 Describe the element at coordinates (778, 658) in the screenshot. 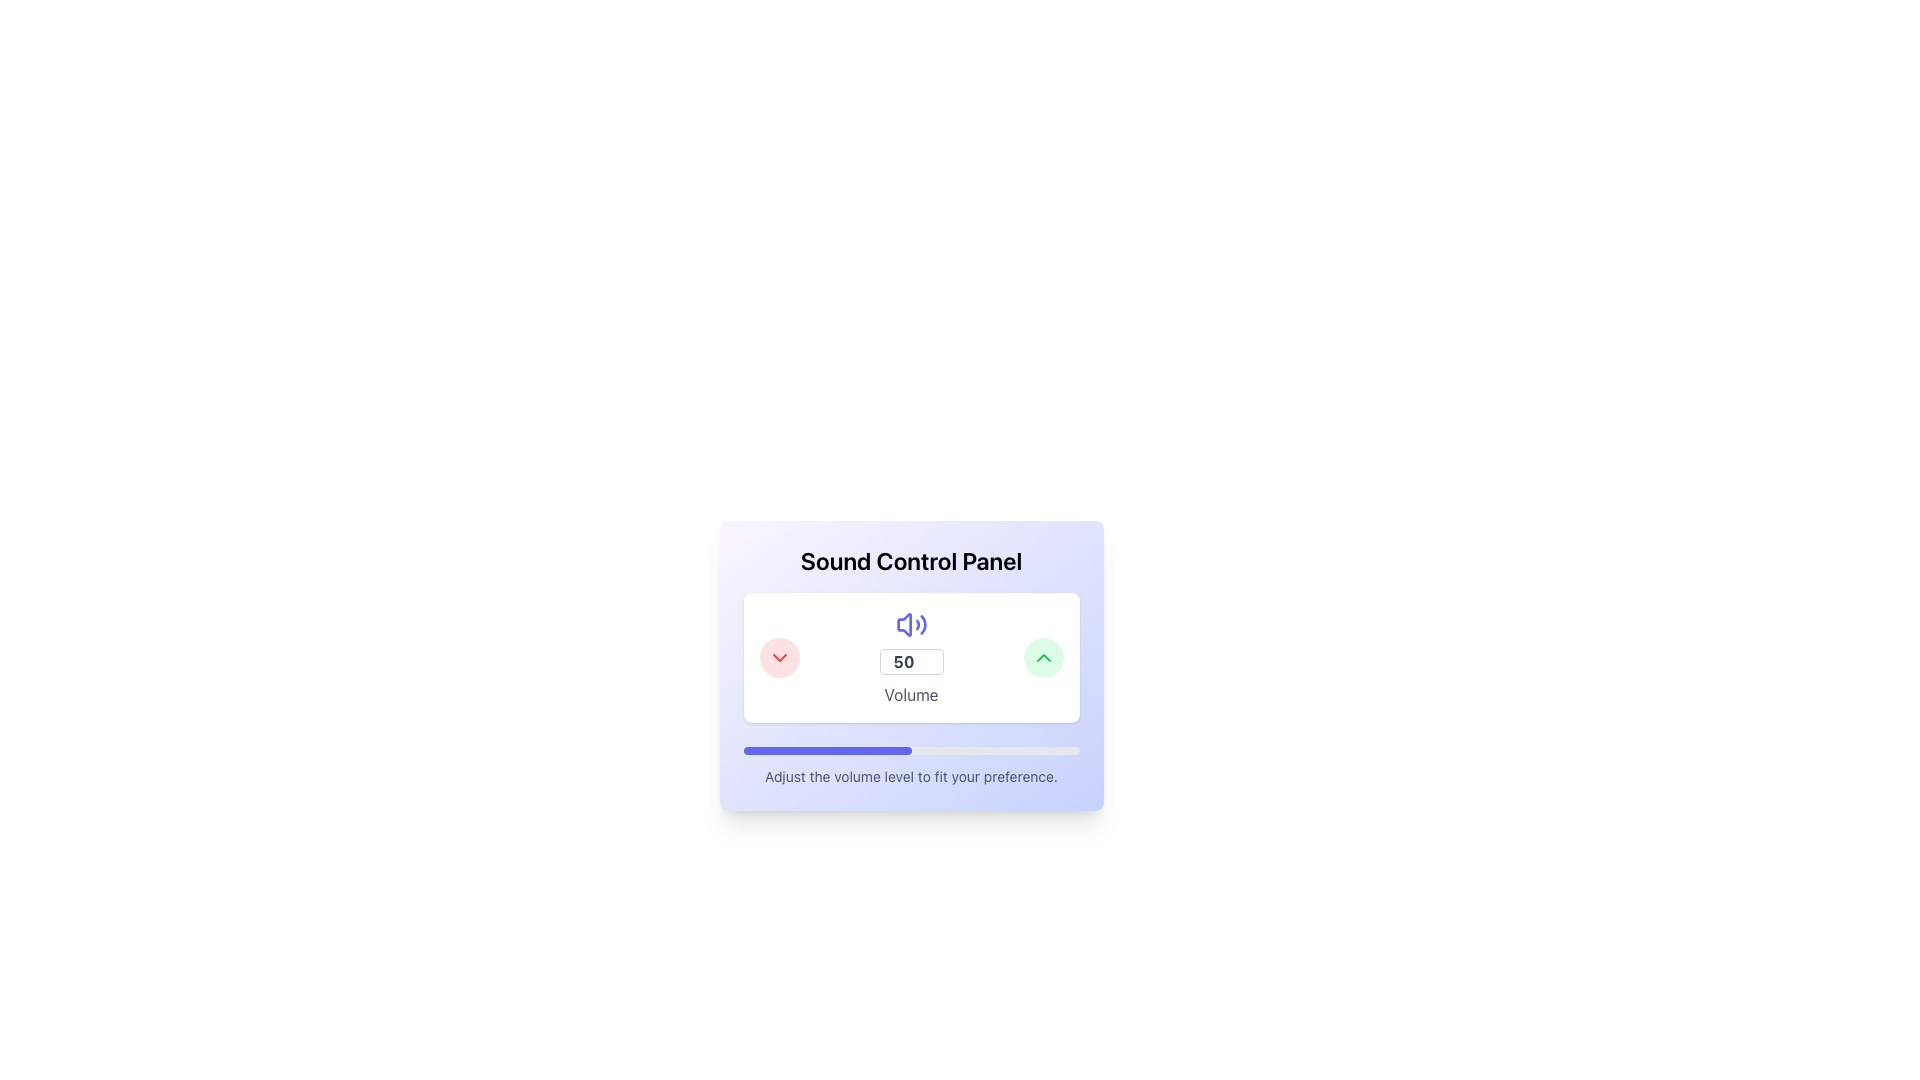

I see `the decrease control icon located in the circular button area on the left side of the Sound Control Panel to reduce the volume` at that location.